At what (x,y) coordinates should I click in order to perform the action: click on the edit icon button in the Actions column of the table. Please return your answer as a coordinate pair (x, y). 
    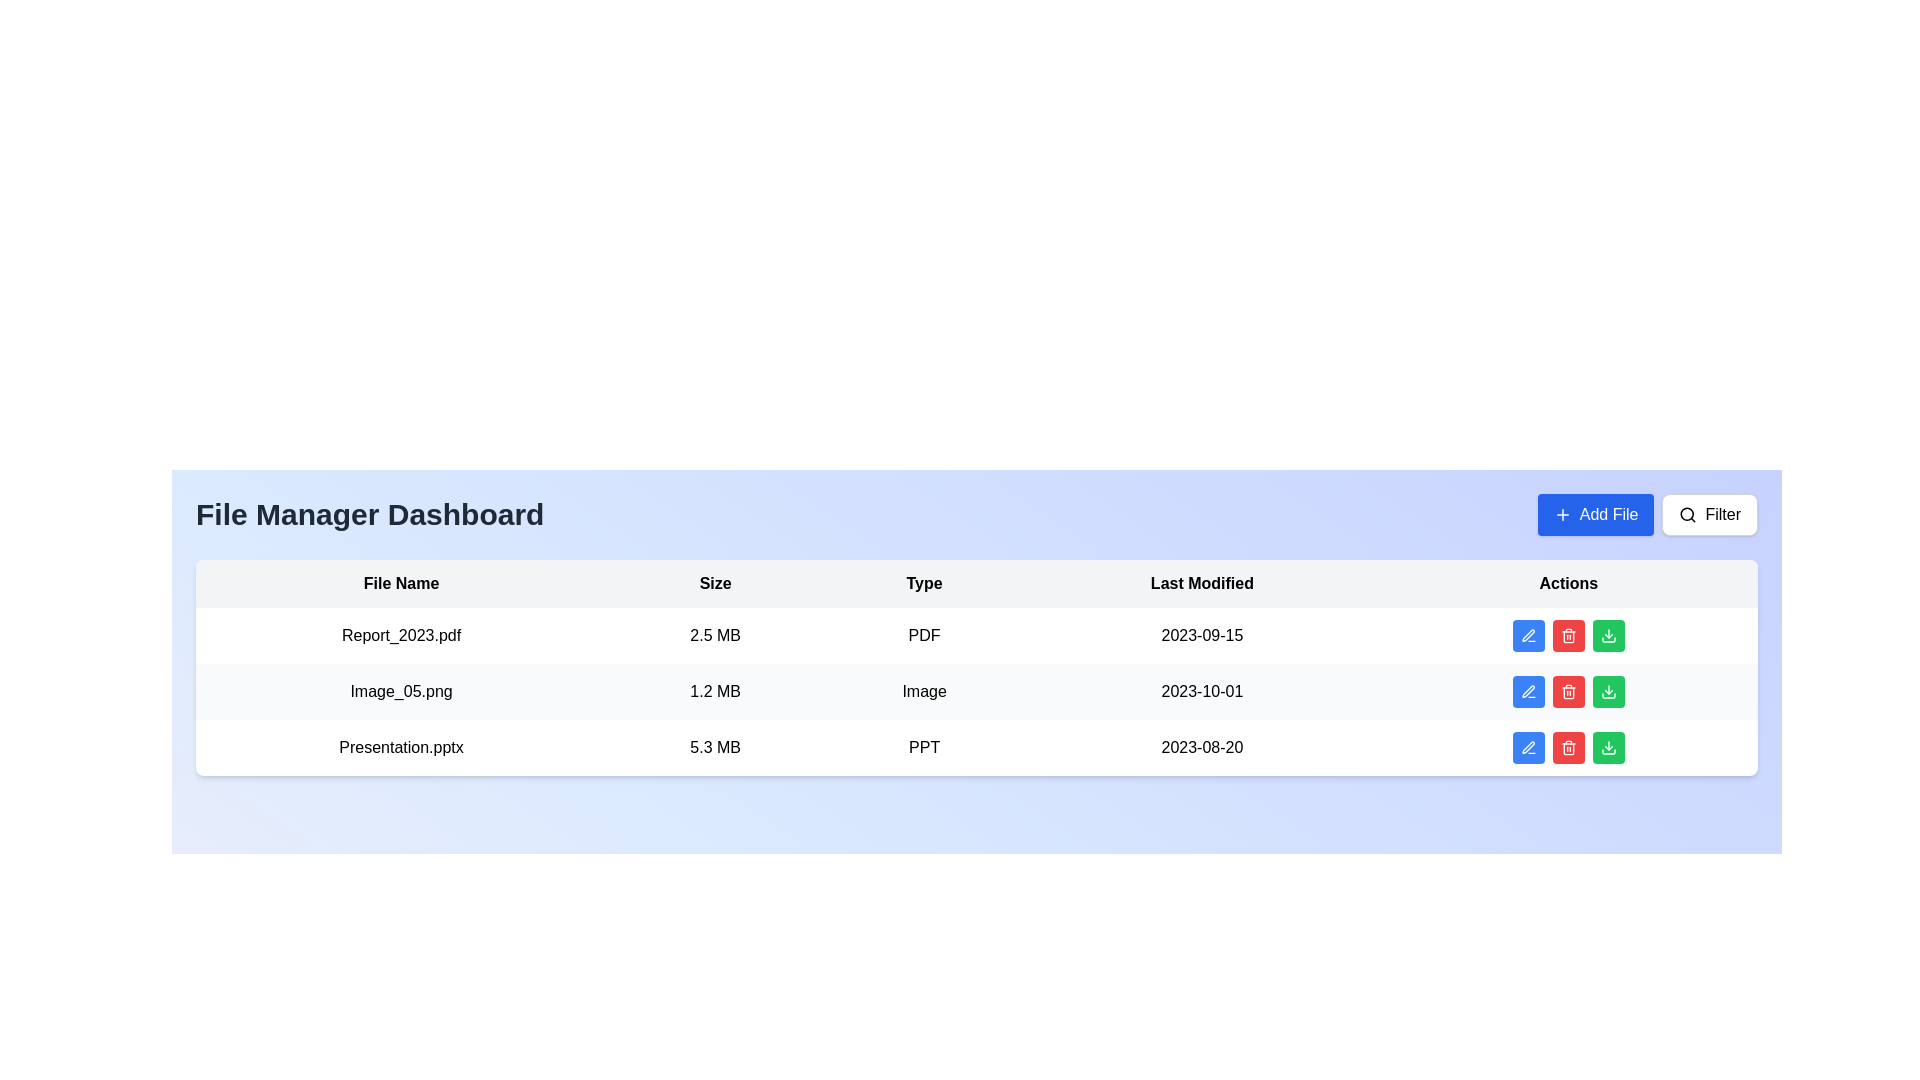
    Looking at the image, I should click on (1527, 748).